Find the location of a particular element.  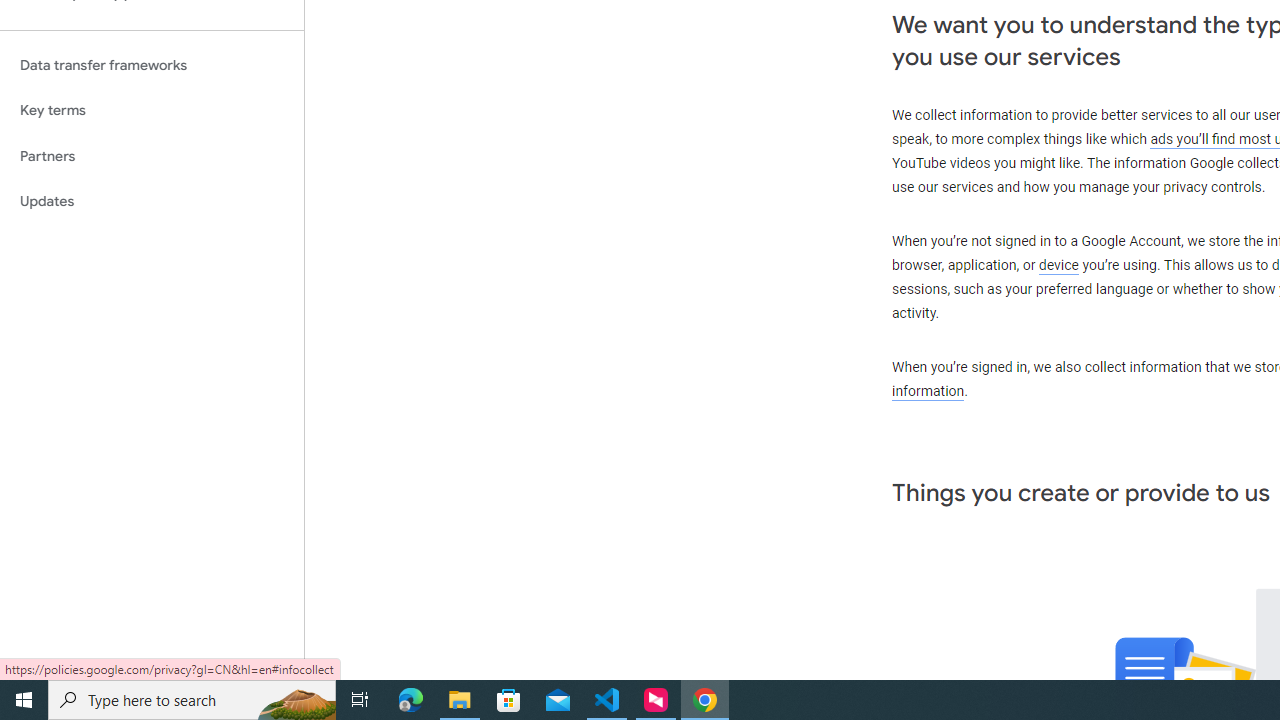

'device' is located at coordinates (1058, 264).